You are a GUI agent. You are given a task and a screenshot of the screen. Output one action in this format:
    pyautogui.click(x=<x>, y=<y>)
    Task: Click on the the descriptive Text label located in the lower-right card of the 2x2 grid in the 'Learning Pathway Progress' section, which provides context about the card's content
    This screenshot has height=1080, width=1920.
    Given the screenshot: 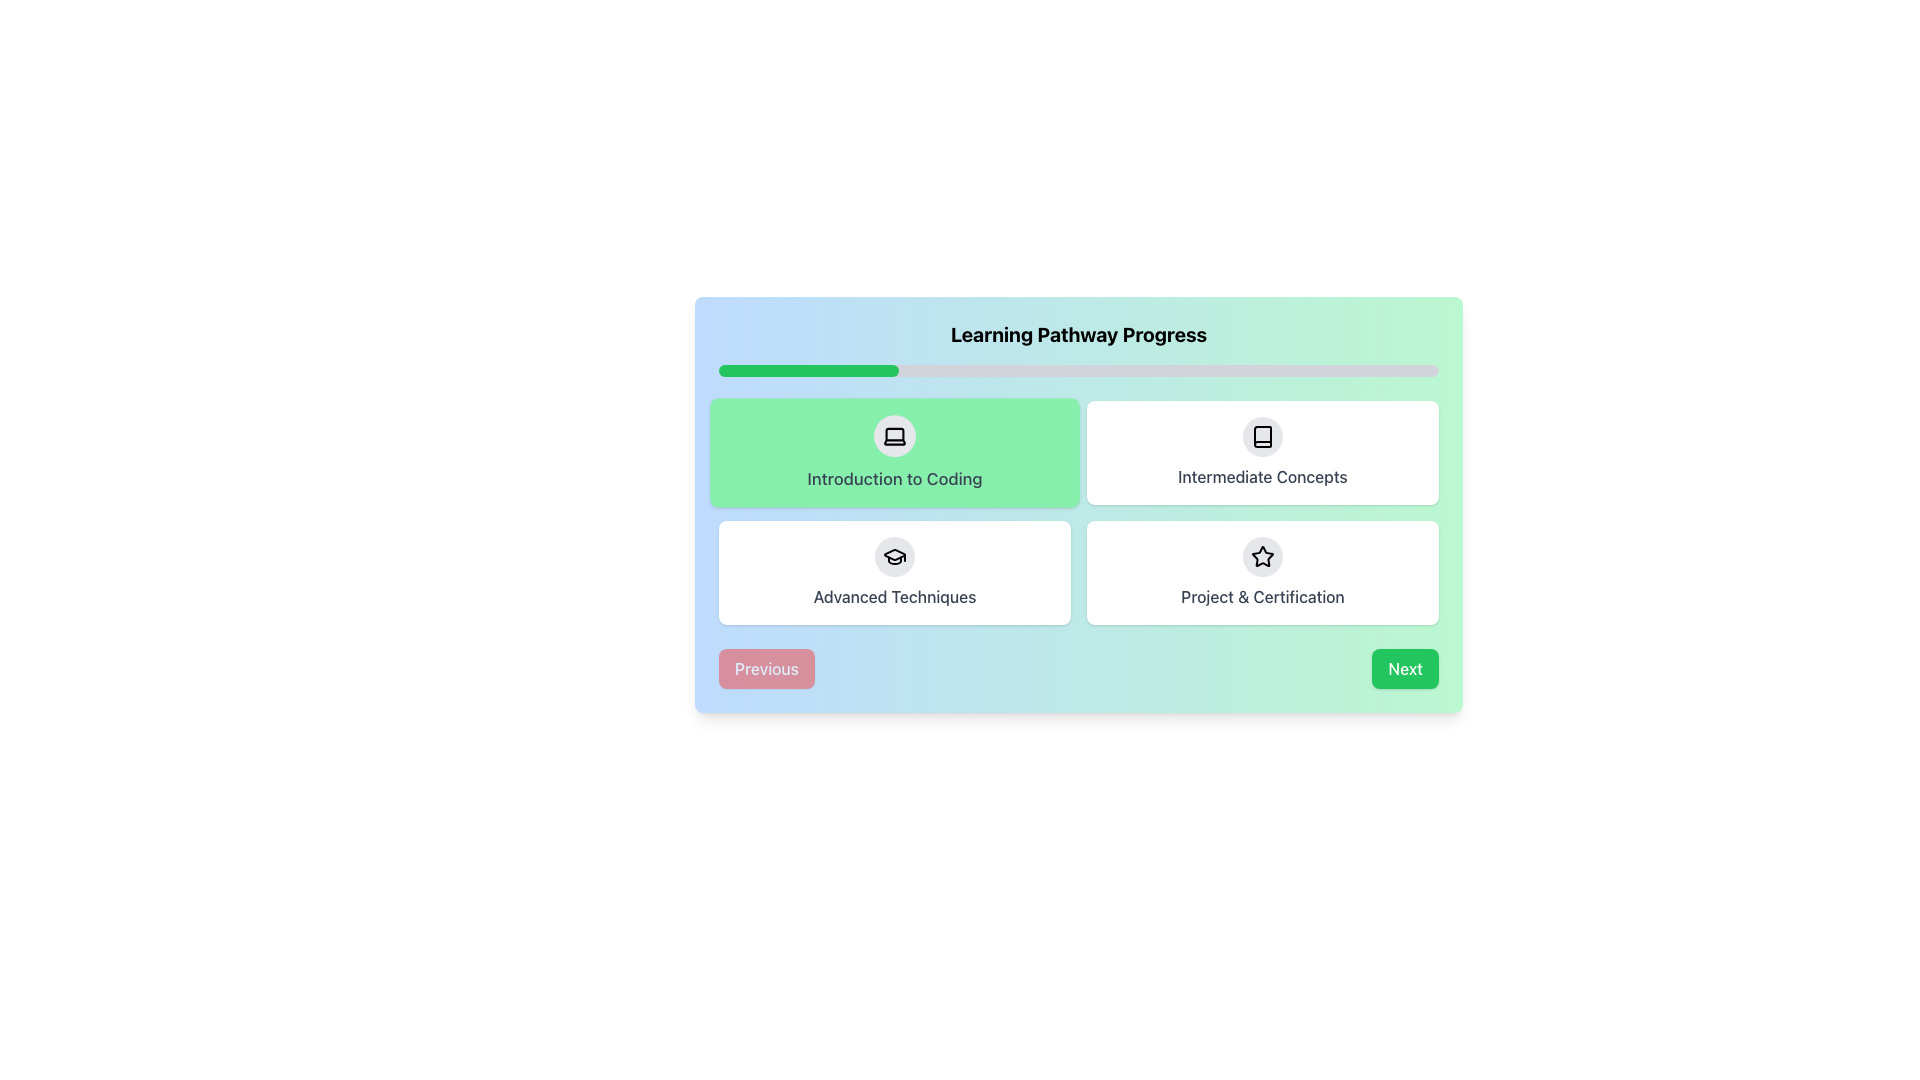 What is the action you would take?
    pyautogui.click(x=1261, y=596)
    